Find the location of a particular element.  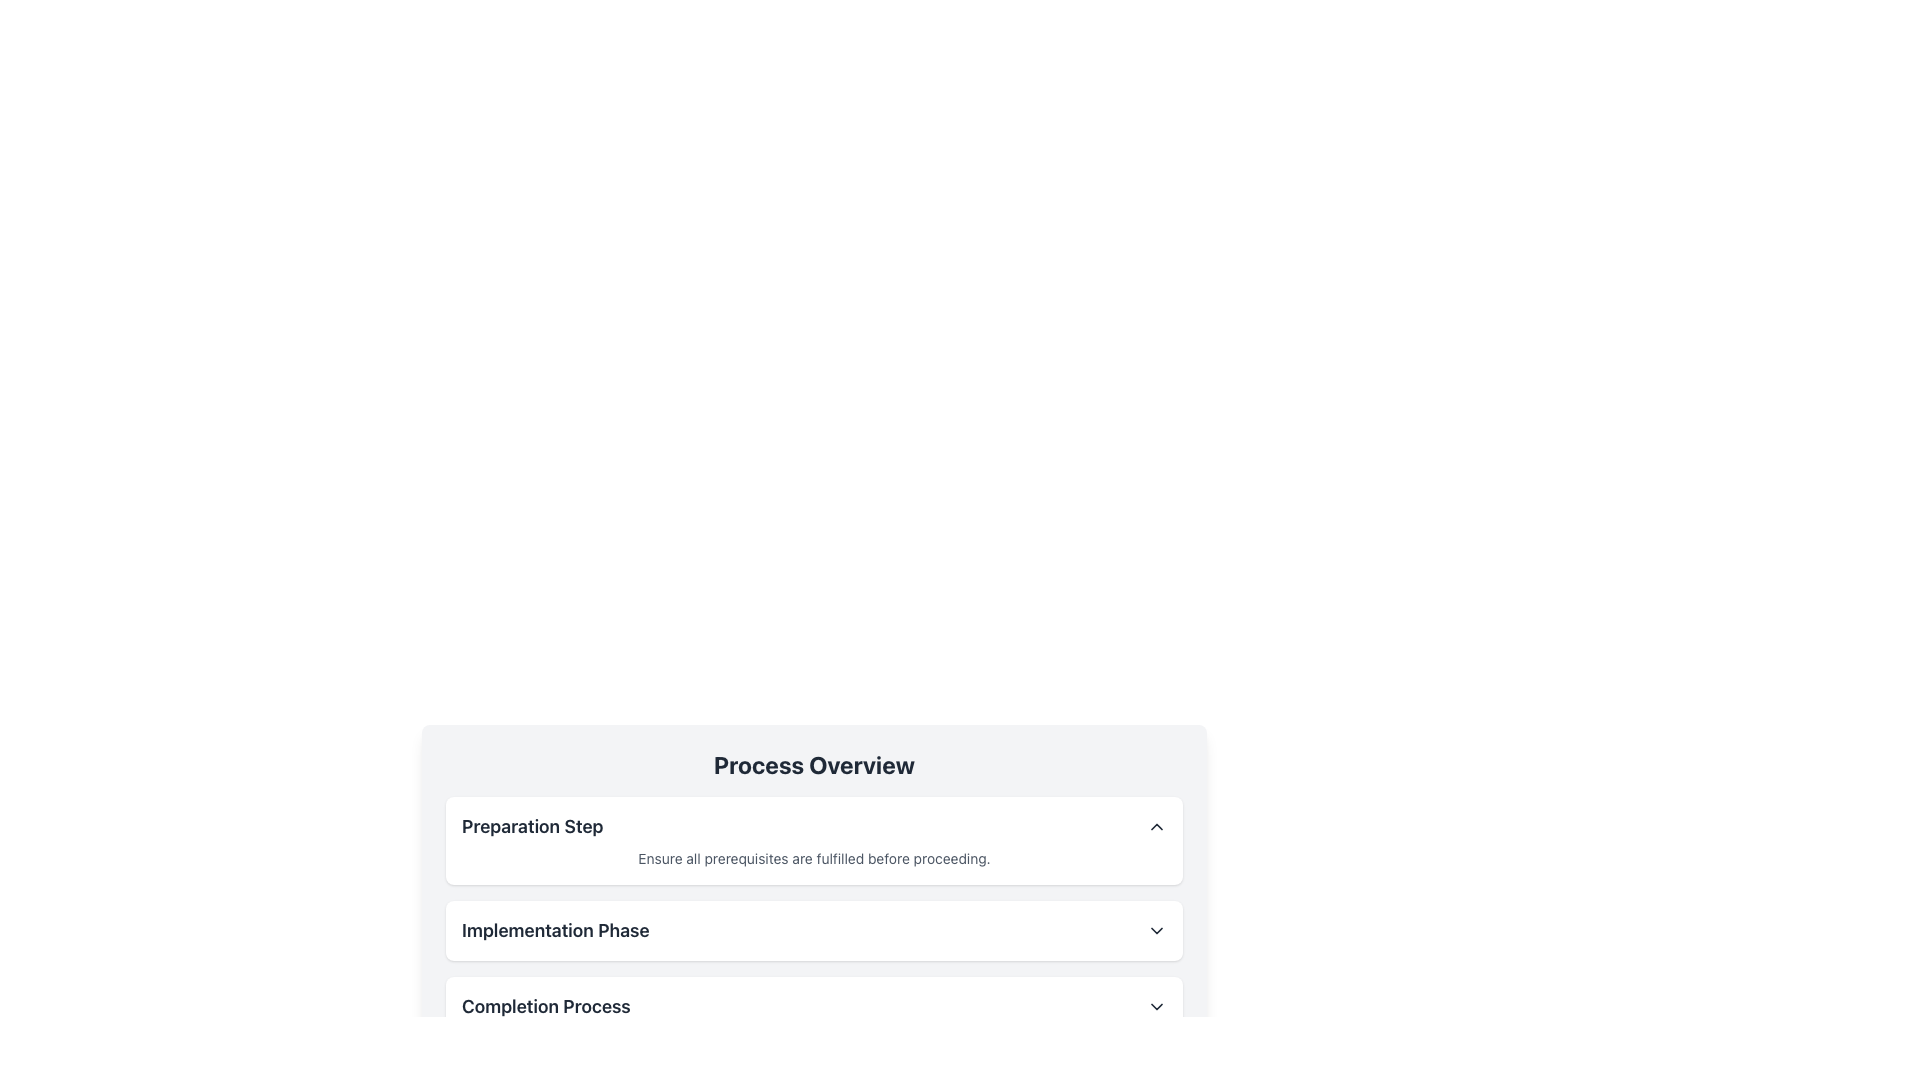

the icon located to the right of the 'Completion Process' text label is located at coordinates (1156, 1006).